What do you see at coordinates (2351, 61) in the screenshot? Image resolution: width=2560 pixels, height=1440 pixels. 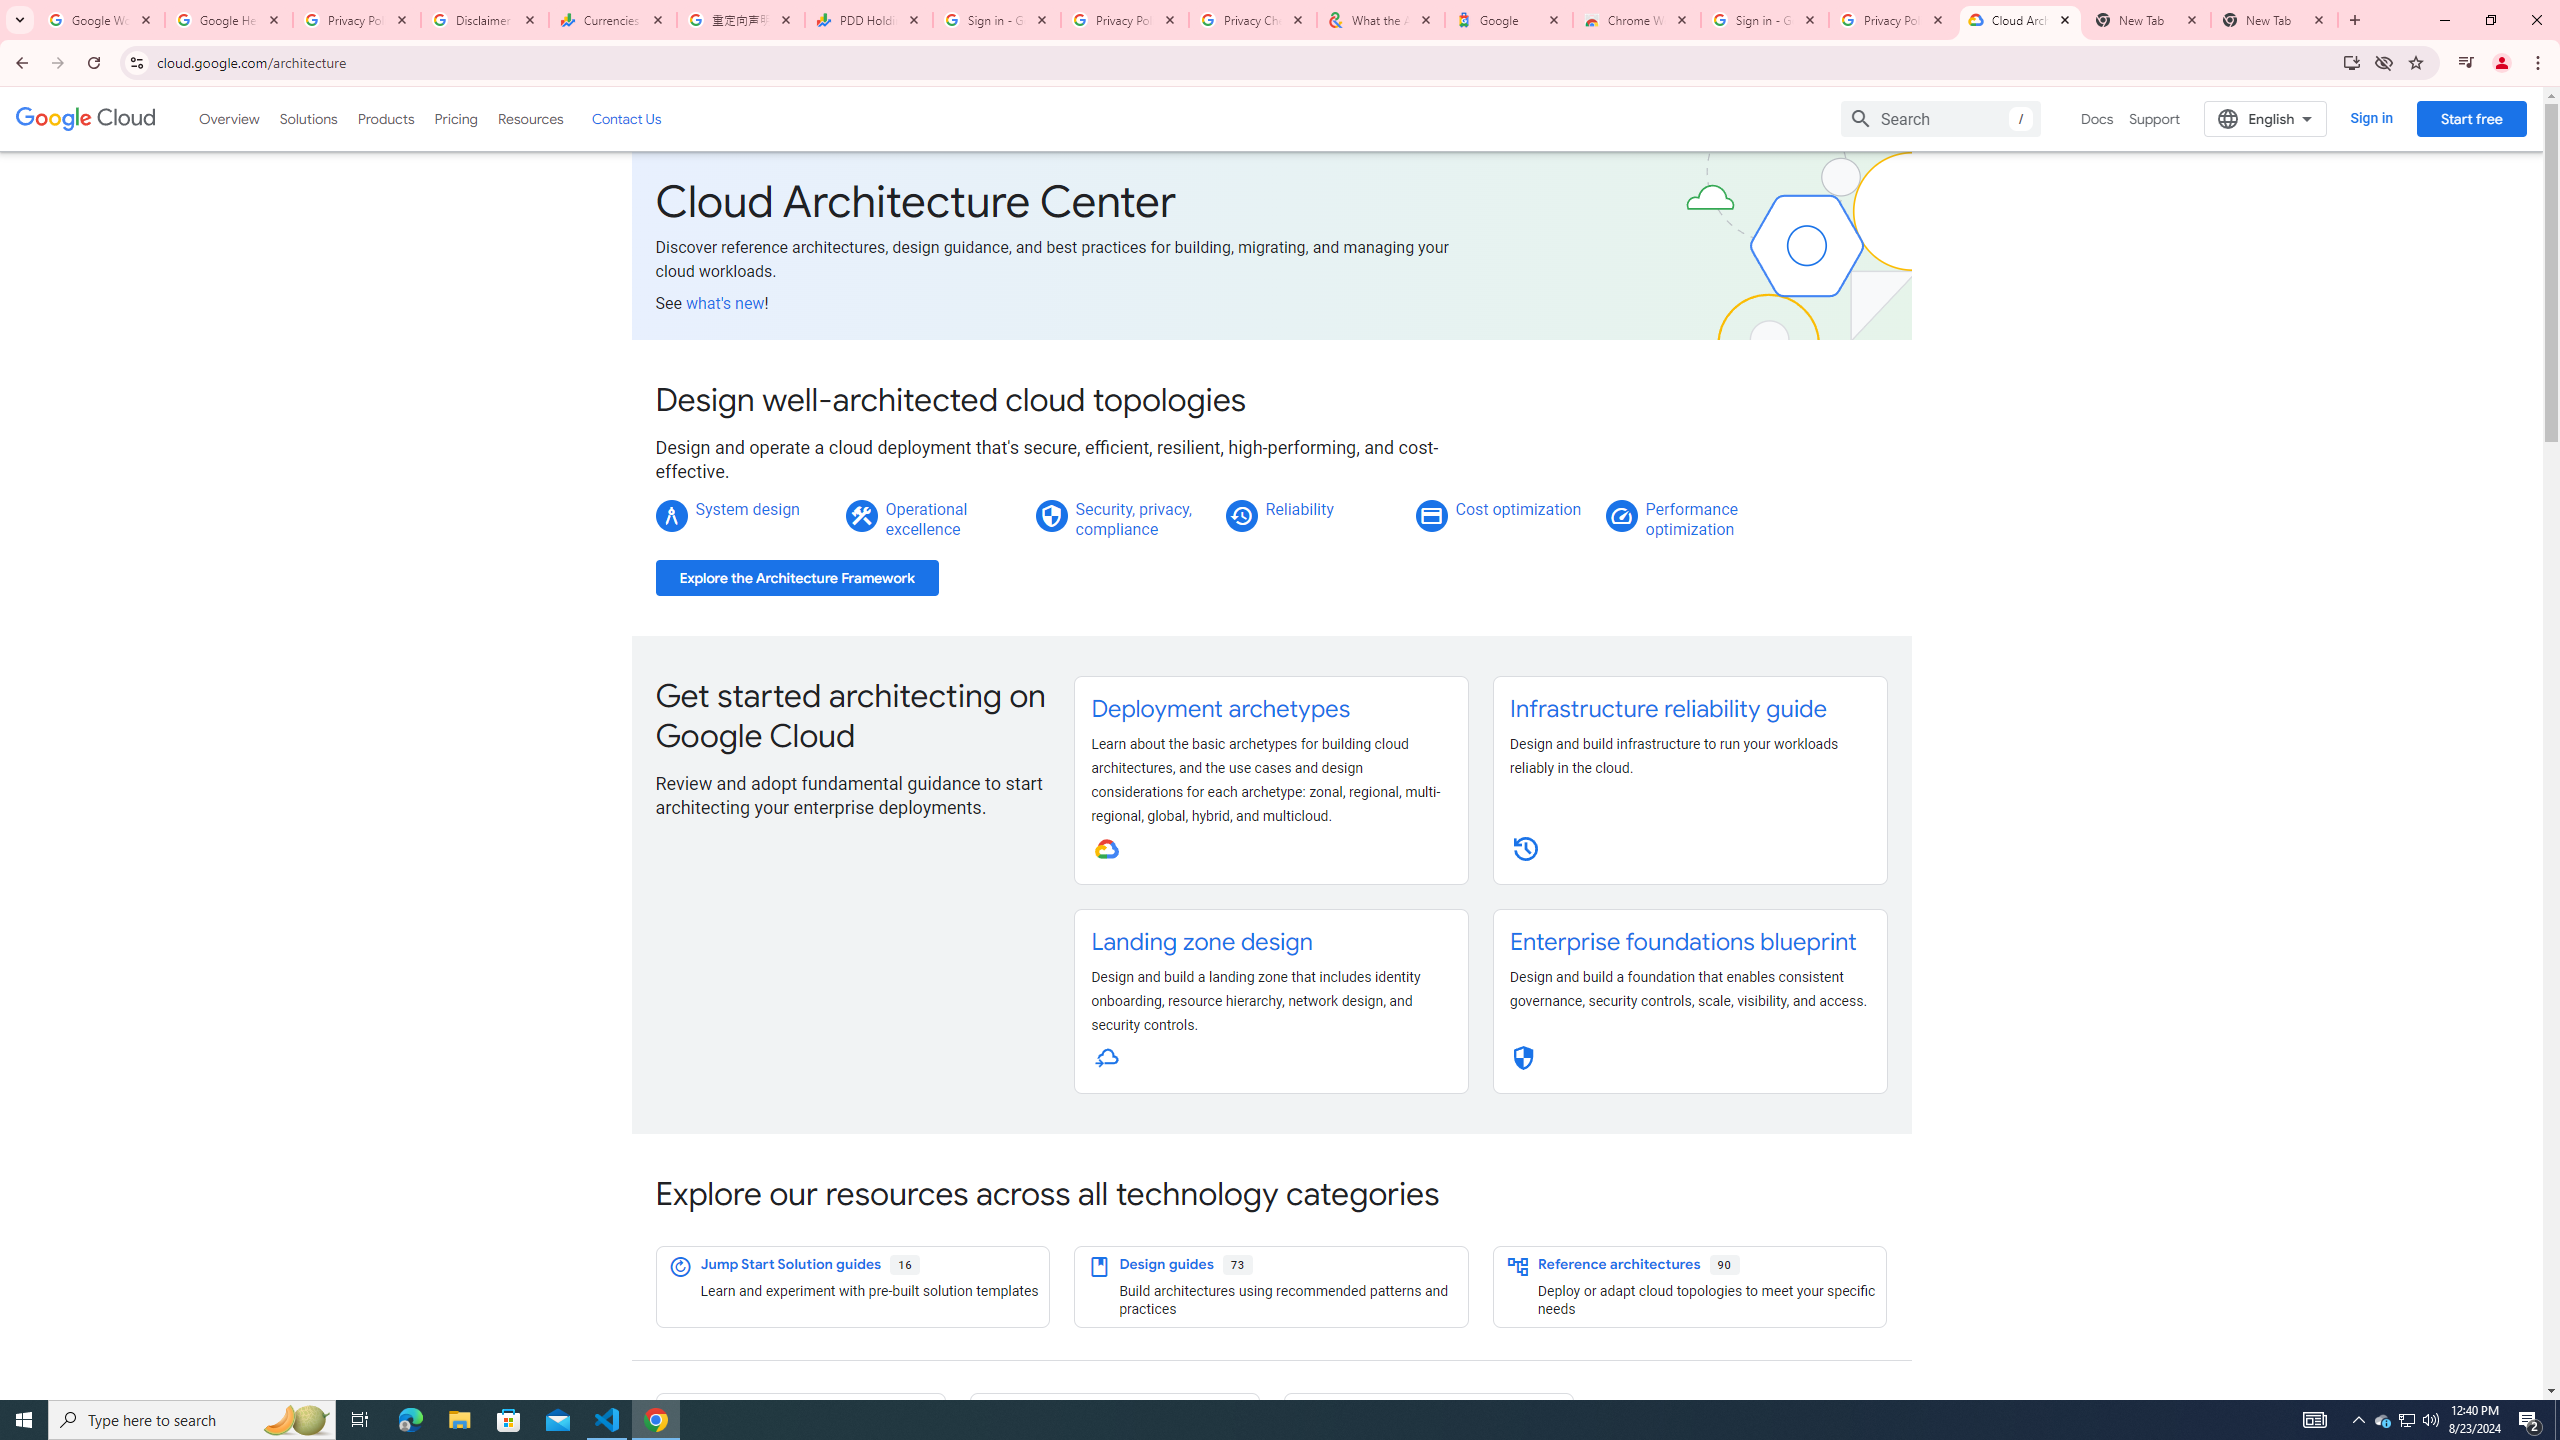 I see `'Install Google Cloud'` at bounding box center [2351, 61].